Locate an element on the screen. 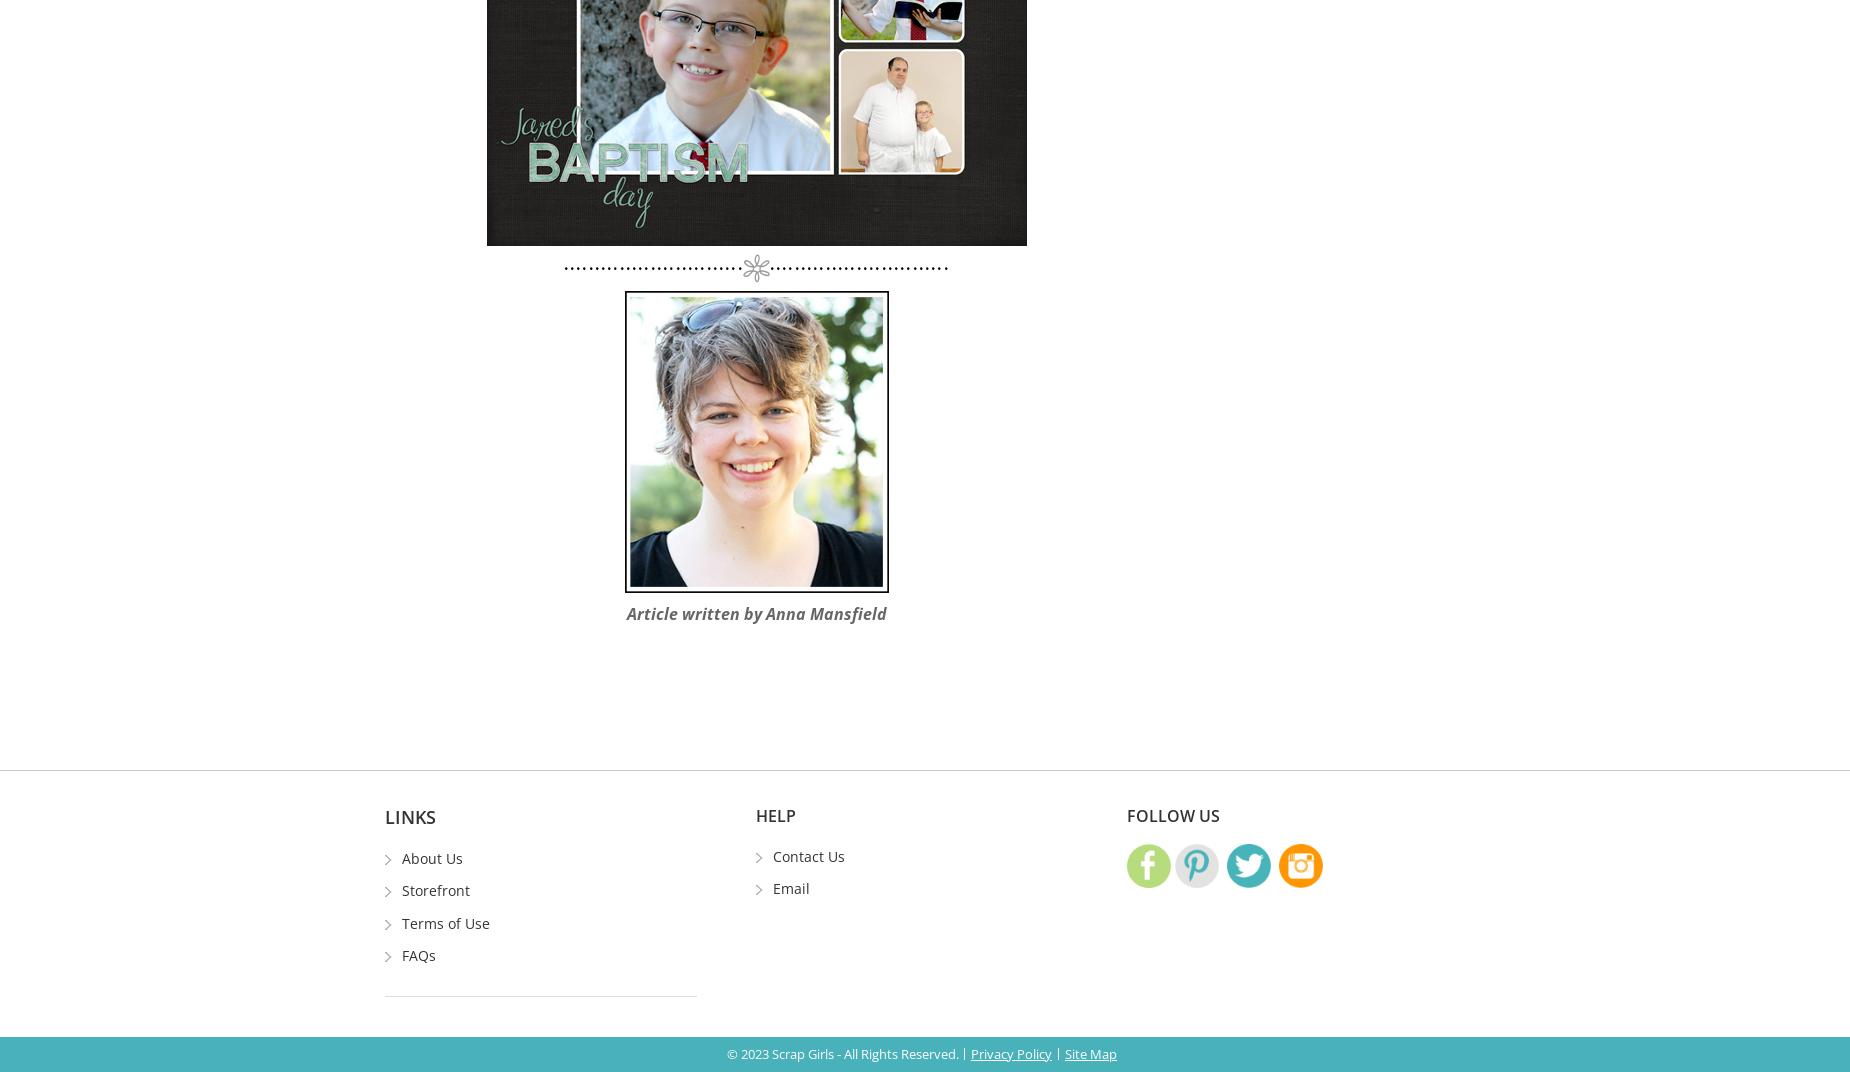 Image resolution: width=1850 pixels, height=1072 pixels. '© 2023 Scrap Girls - All Rights Reserved.' is located at coordinates (843, 1053).